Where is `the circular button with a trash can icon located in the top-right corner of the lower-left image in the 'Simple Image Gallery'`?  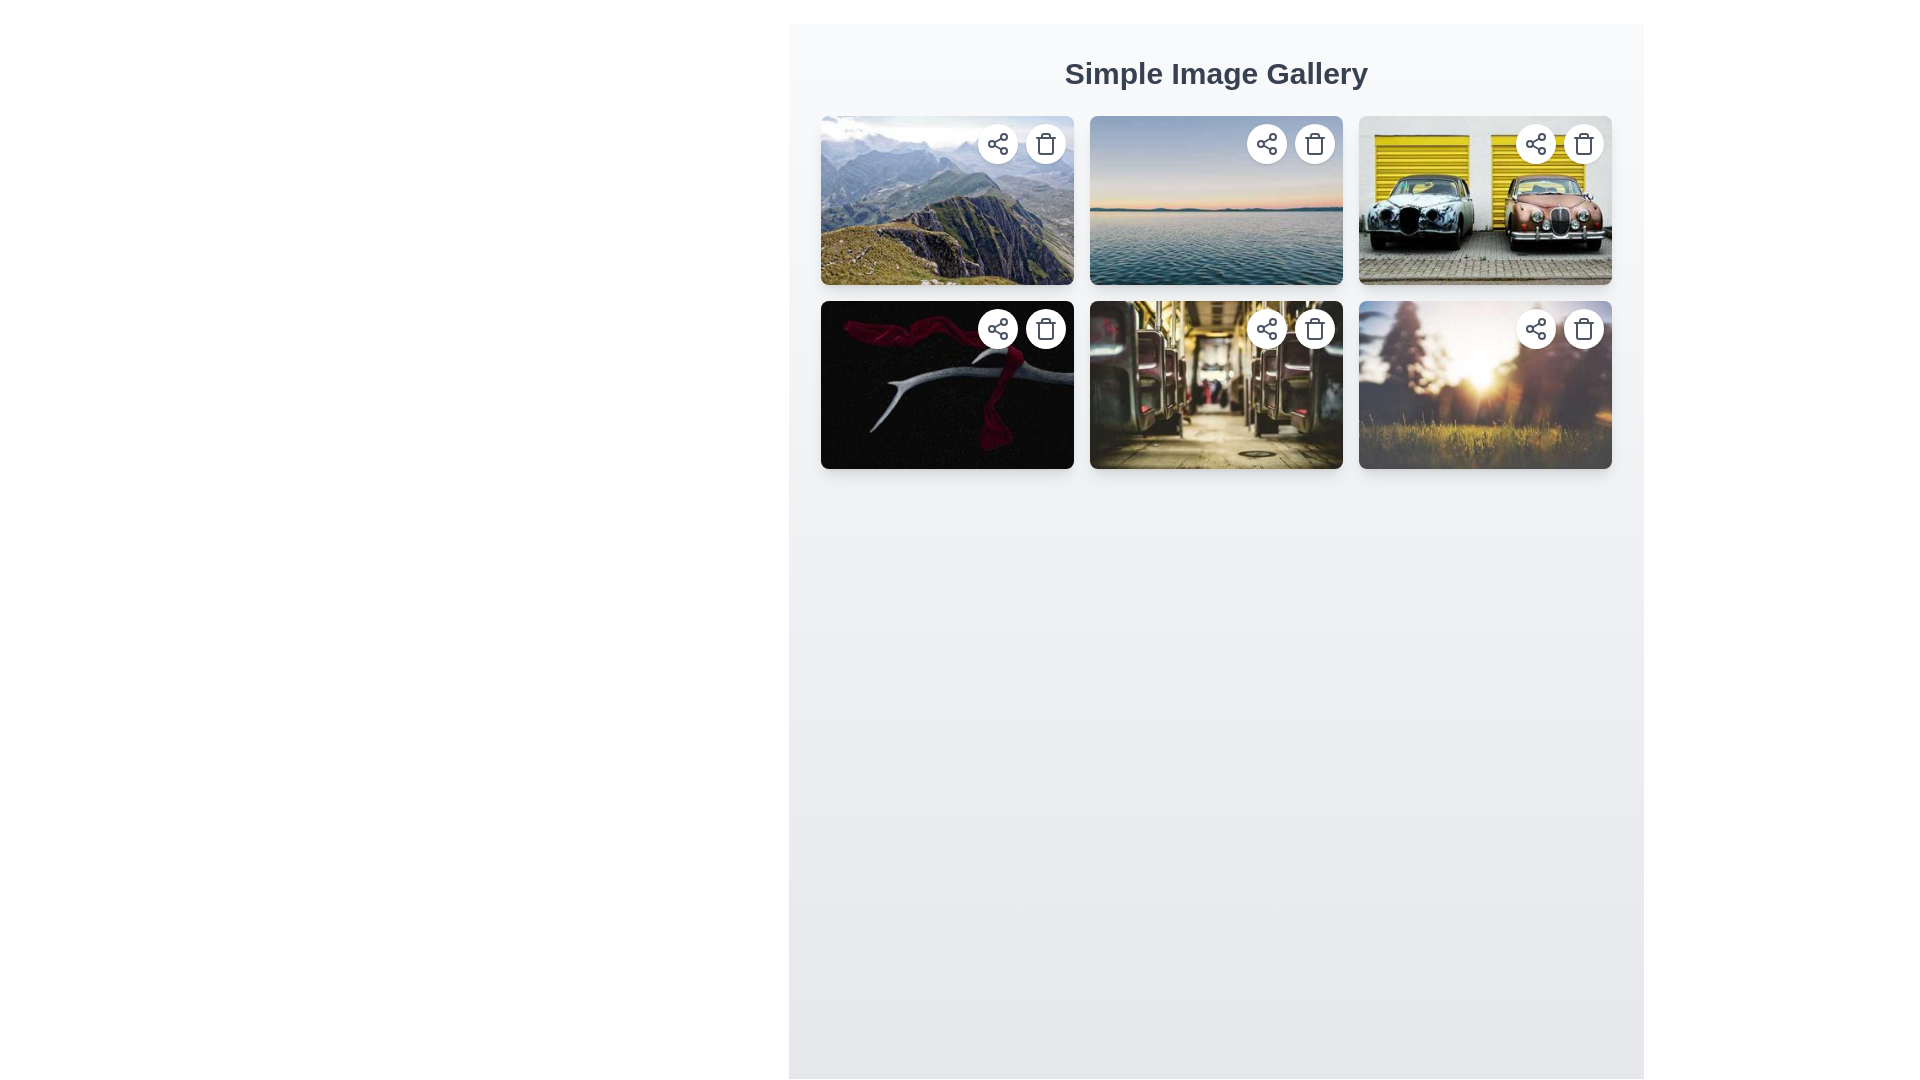 the circular button with a trash can icon located in the top-right corner of the lower-left image in the 'Simple Image Gallery' is located at coordinates (1045, 326).